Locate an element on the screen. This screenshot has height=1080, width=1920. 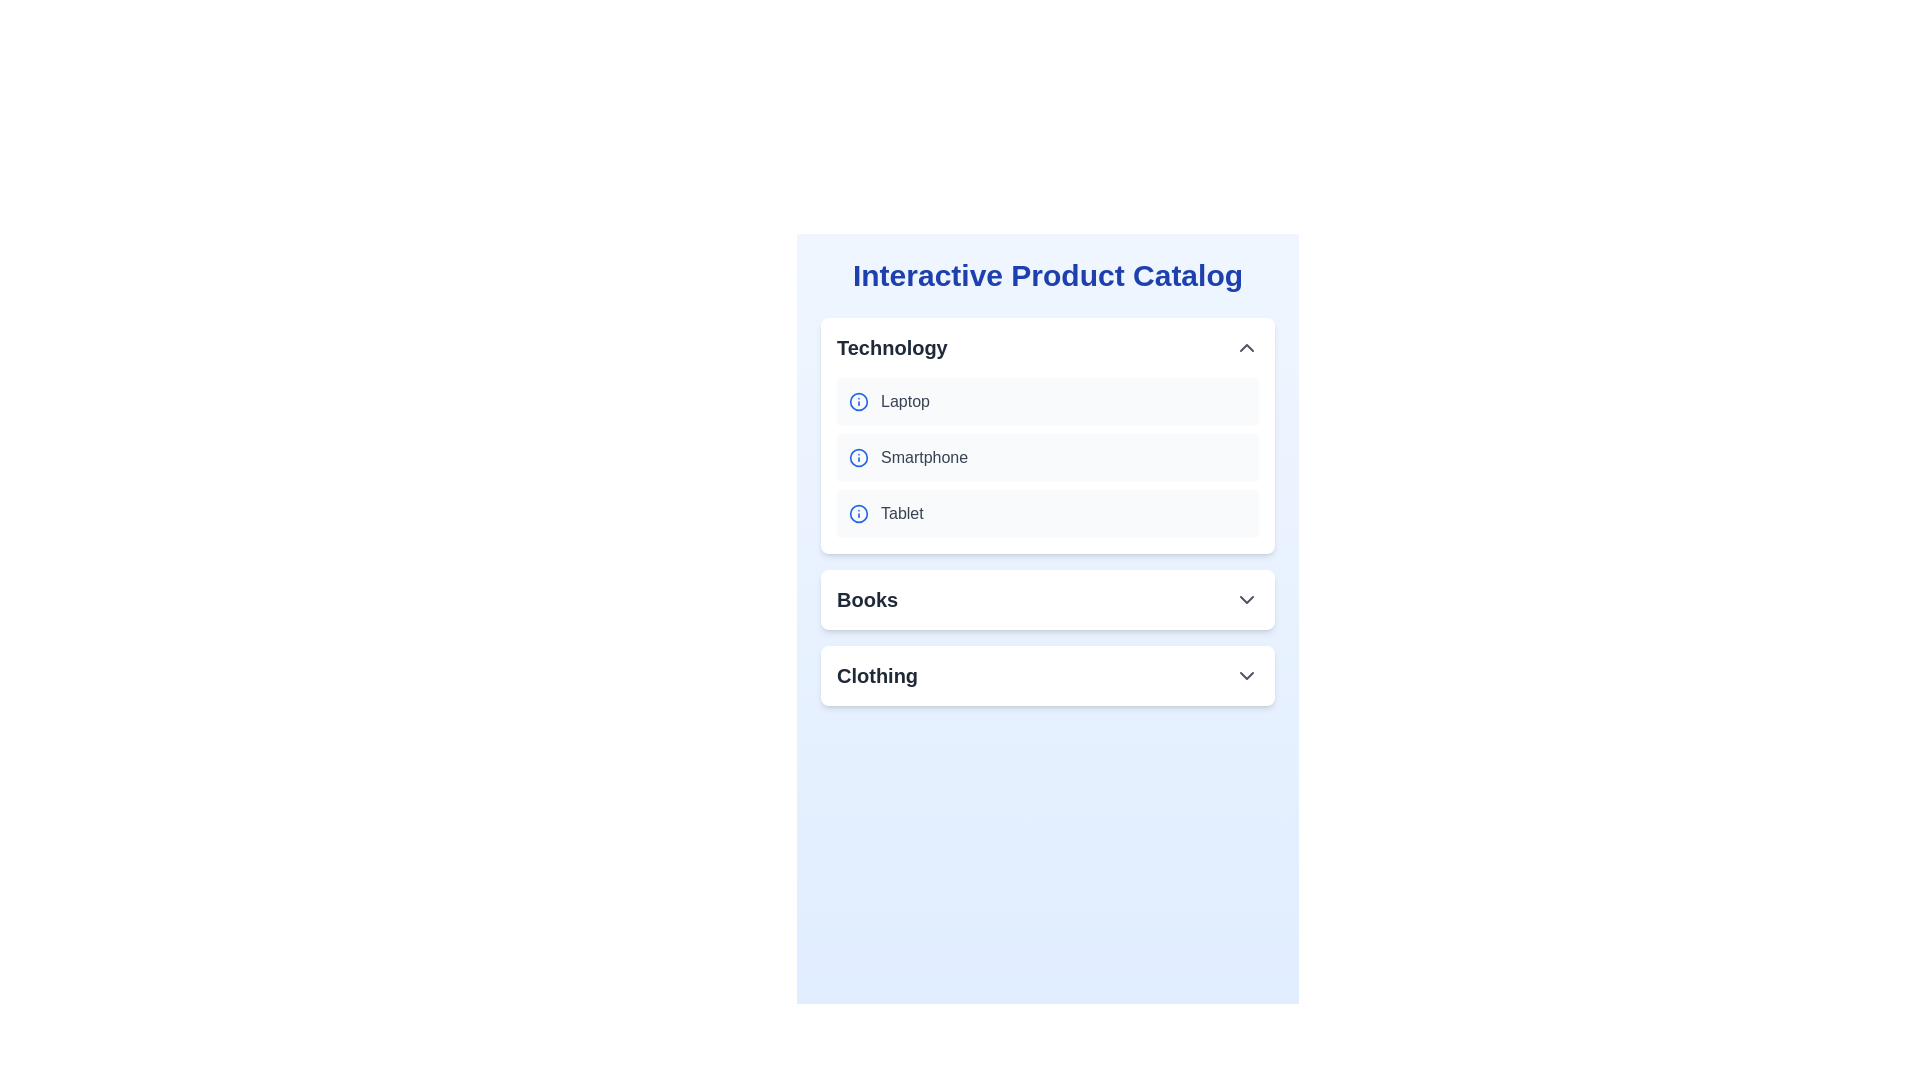
the 'Tablet' list item, which is the third item in the 'Technology' section of the interactive product catalog is located at coordinates (1046, 511).